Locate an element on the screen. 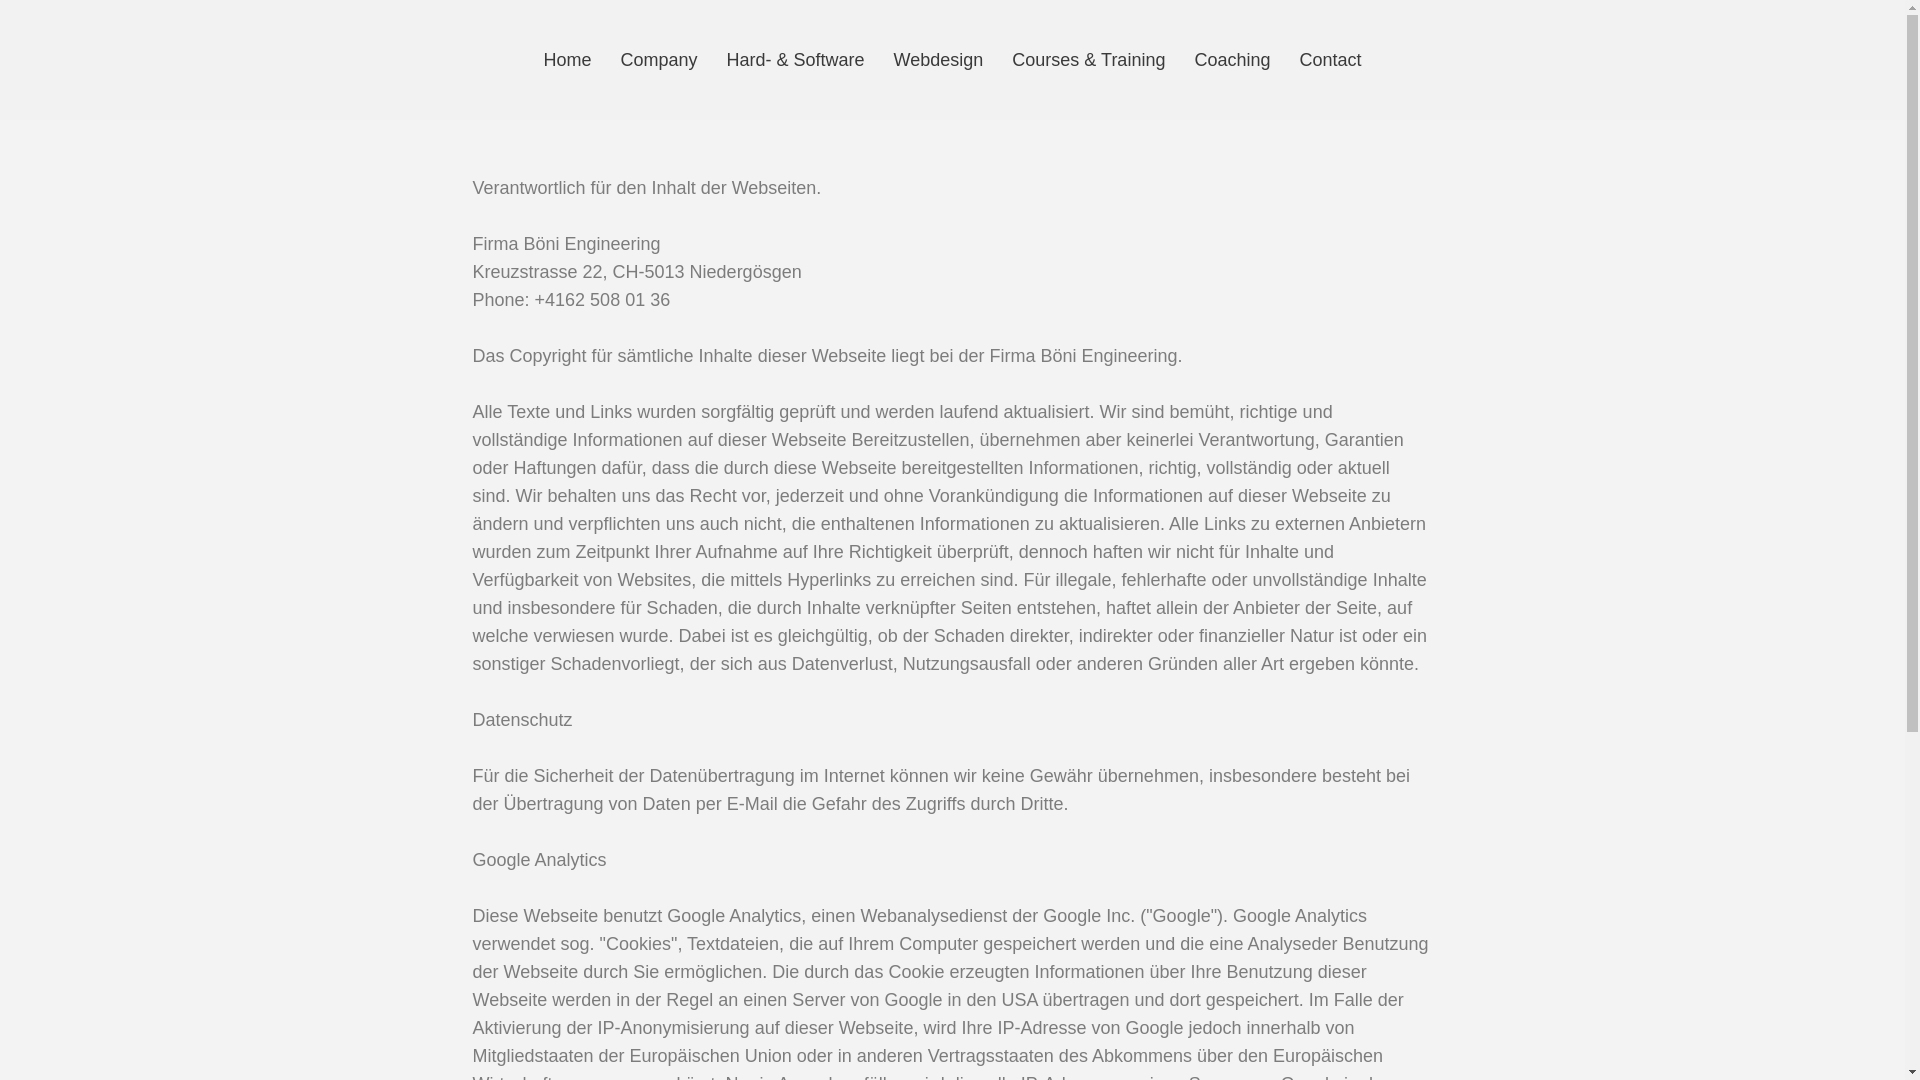  'Webdesign' is located at coordinates (881, 59).